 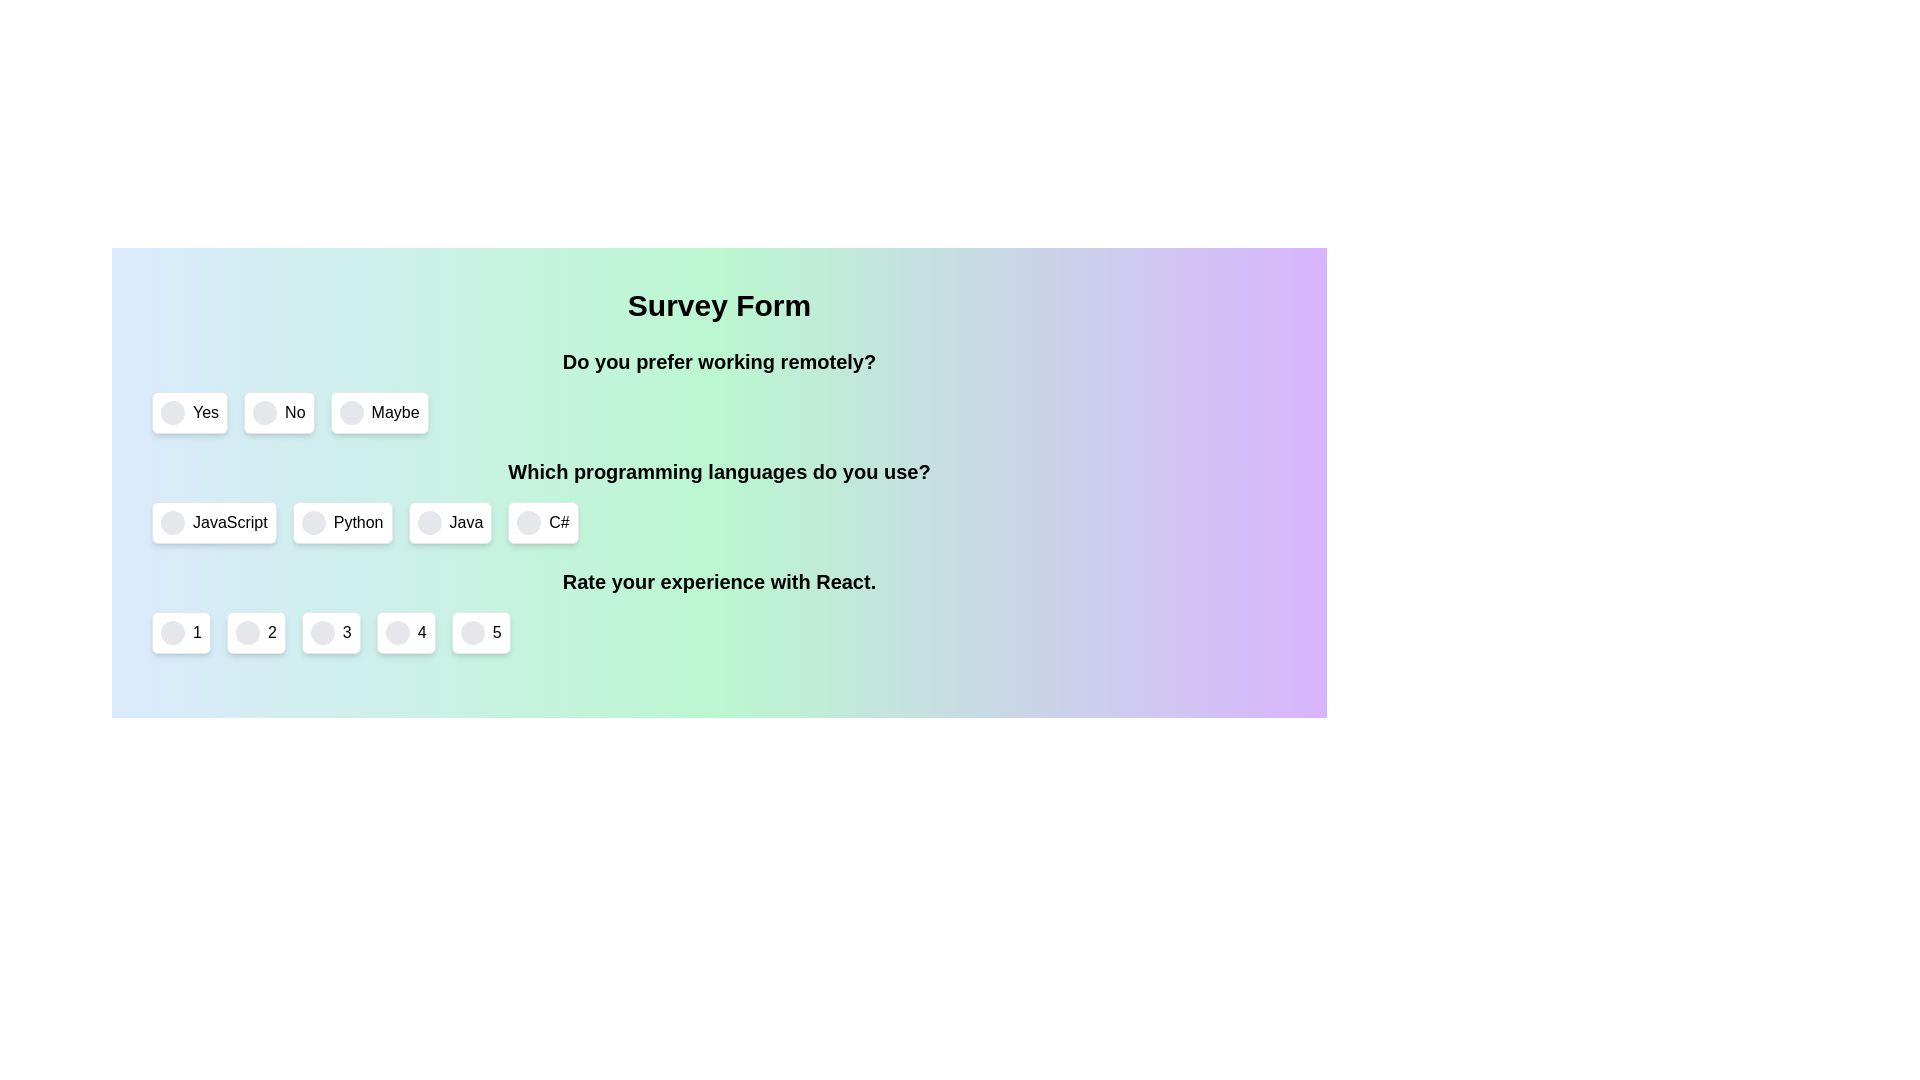 What do you see at coordinates (379, 411) in the screenshot?
I see `the 'Maybe' button, which is a rounded rectangle with a light background and a gray circular icon` at bounding box center [379, 411].